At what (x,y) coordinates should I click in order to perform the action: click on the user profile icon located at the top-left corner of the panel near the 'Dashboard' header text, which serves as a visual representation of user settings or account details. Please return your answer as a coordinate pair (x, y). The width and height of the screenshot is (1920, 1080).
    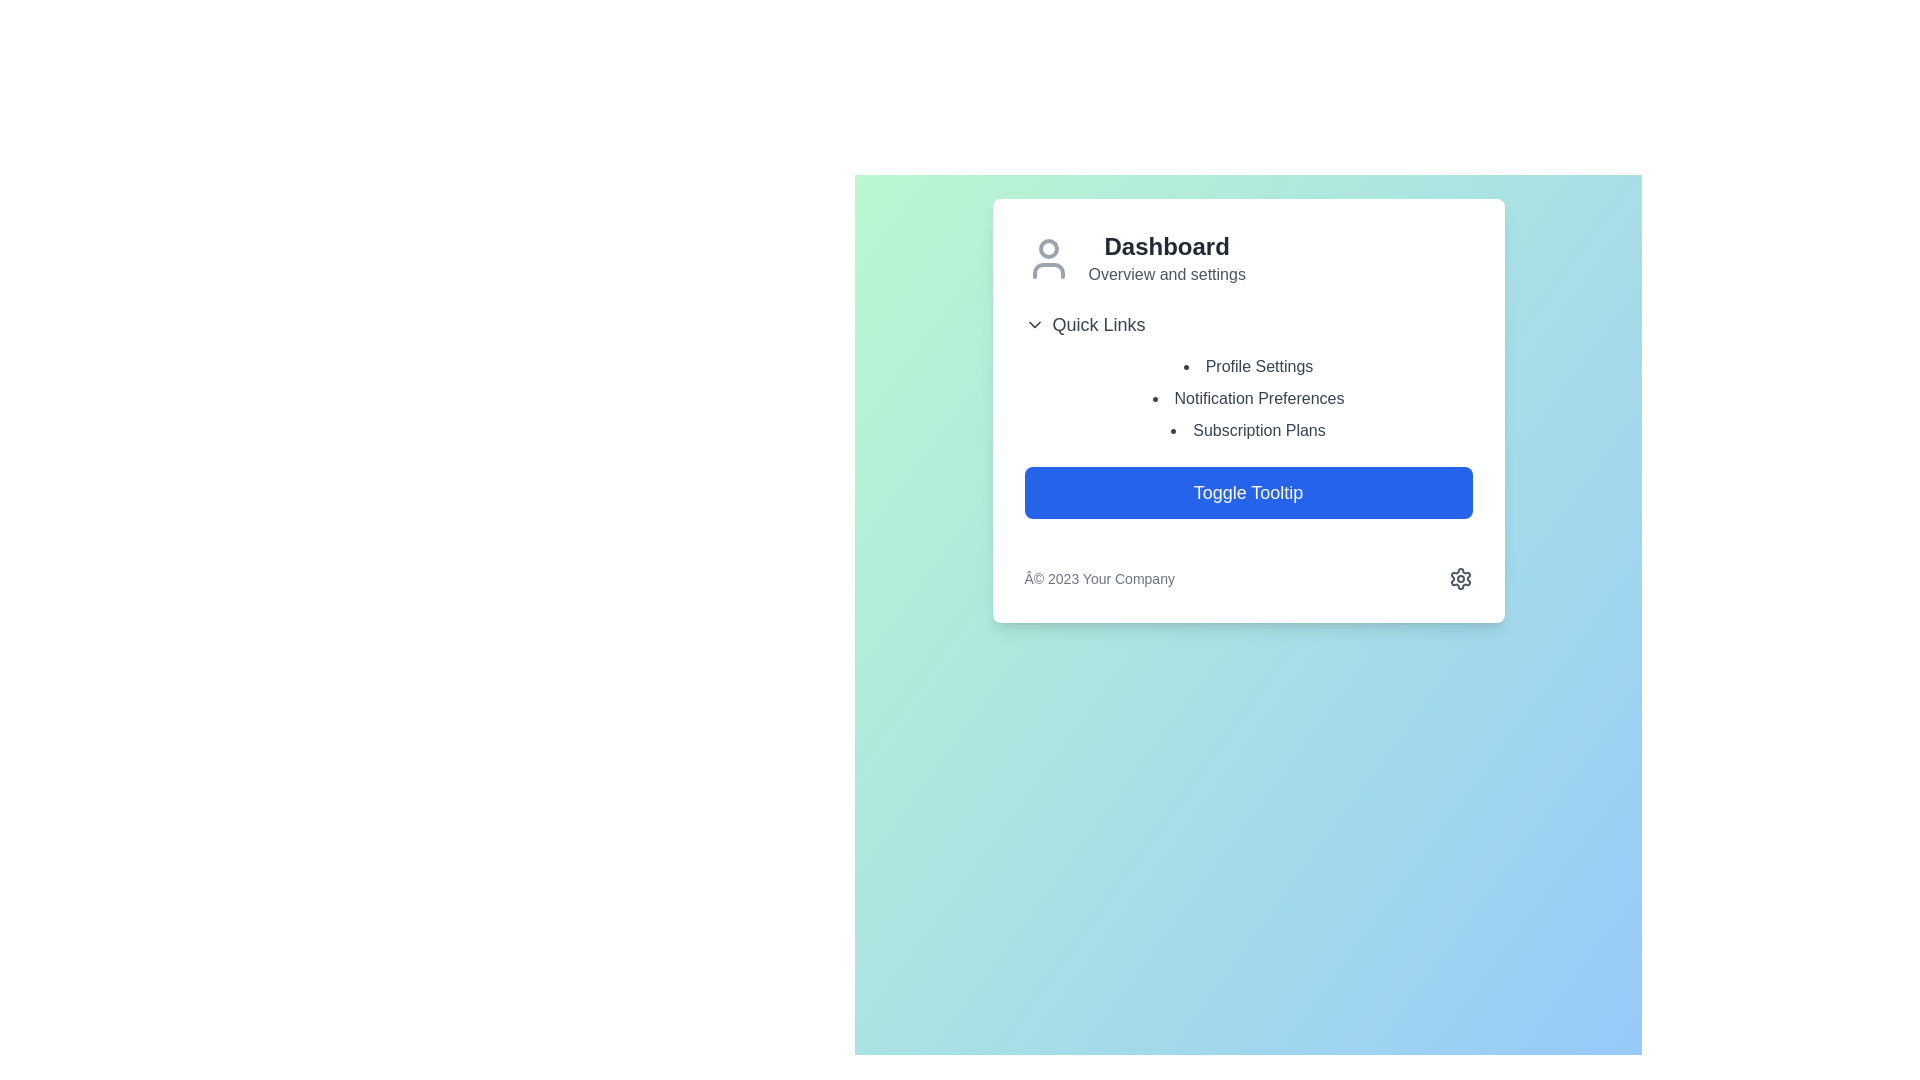
    Looking at the image, I should click on (1047, 257).